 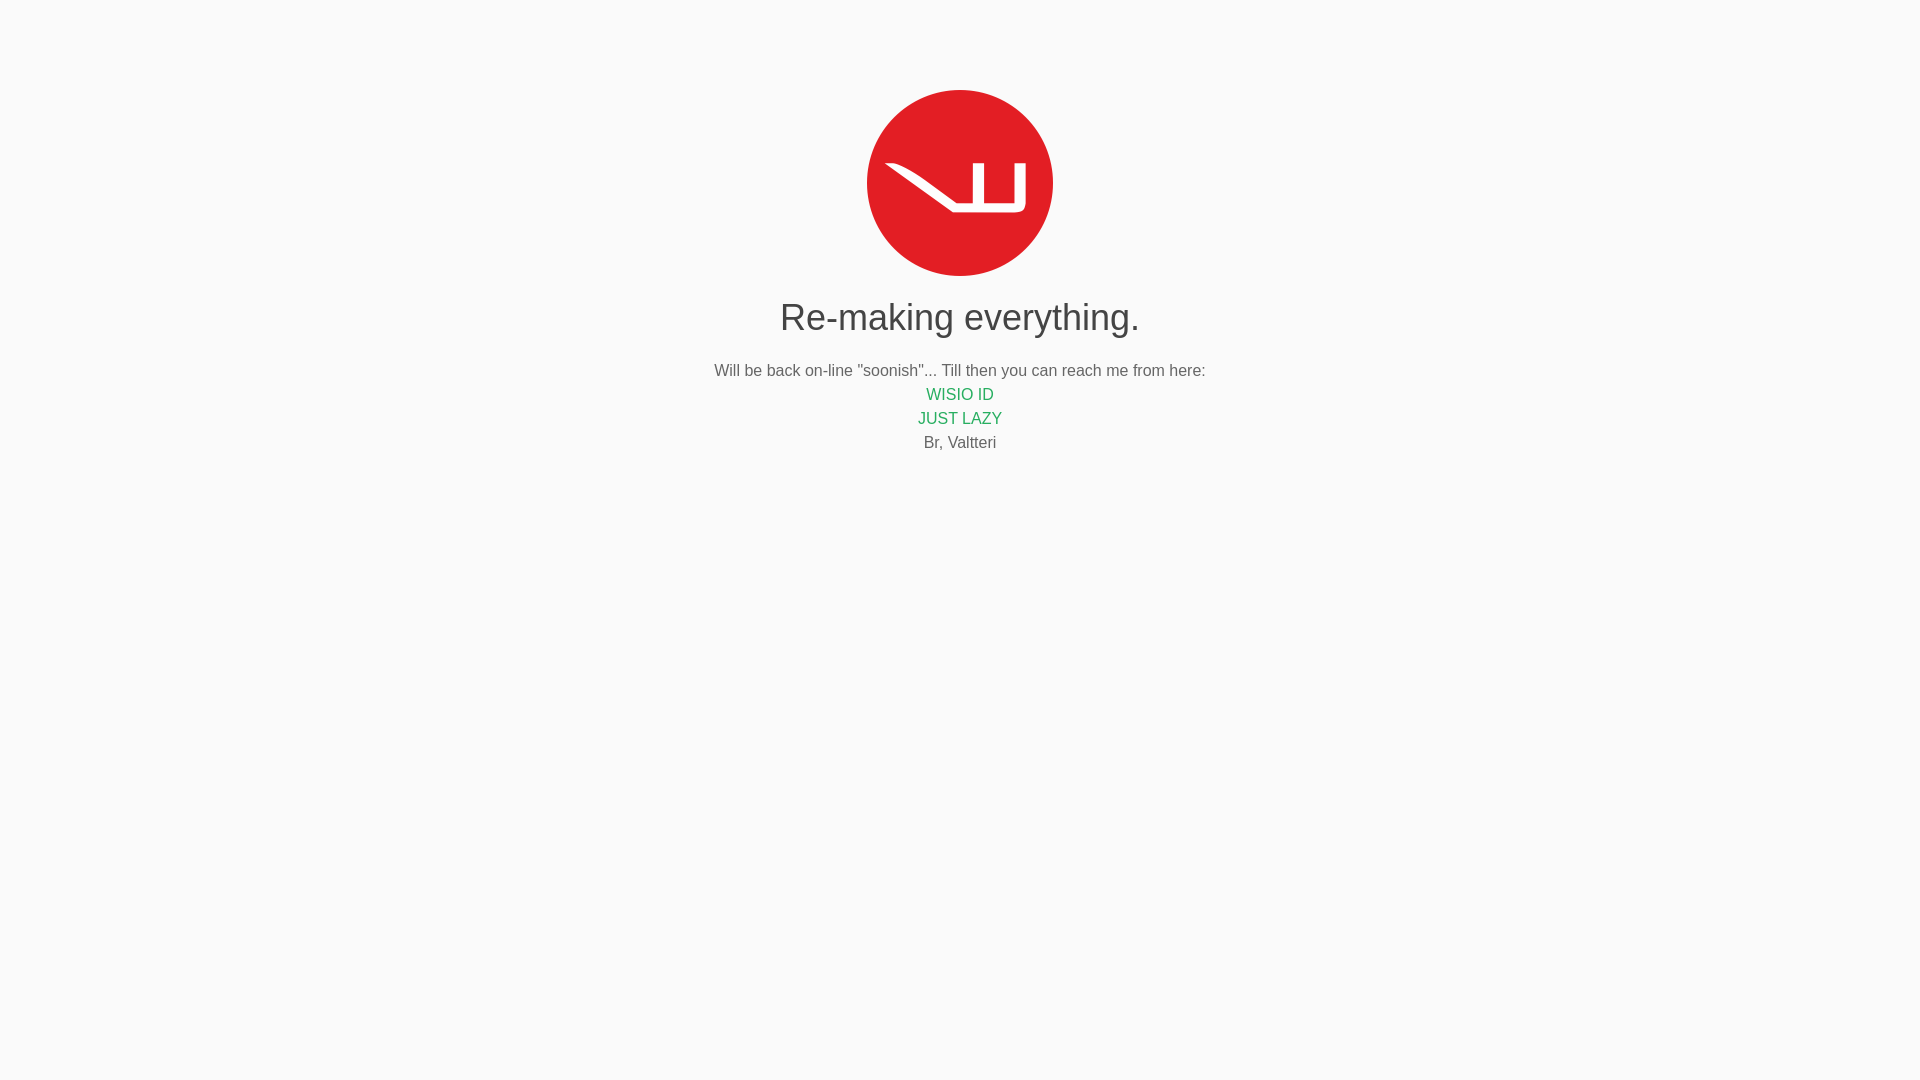 I want to click on 'WISIO ID', so click(x=960, y=394).